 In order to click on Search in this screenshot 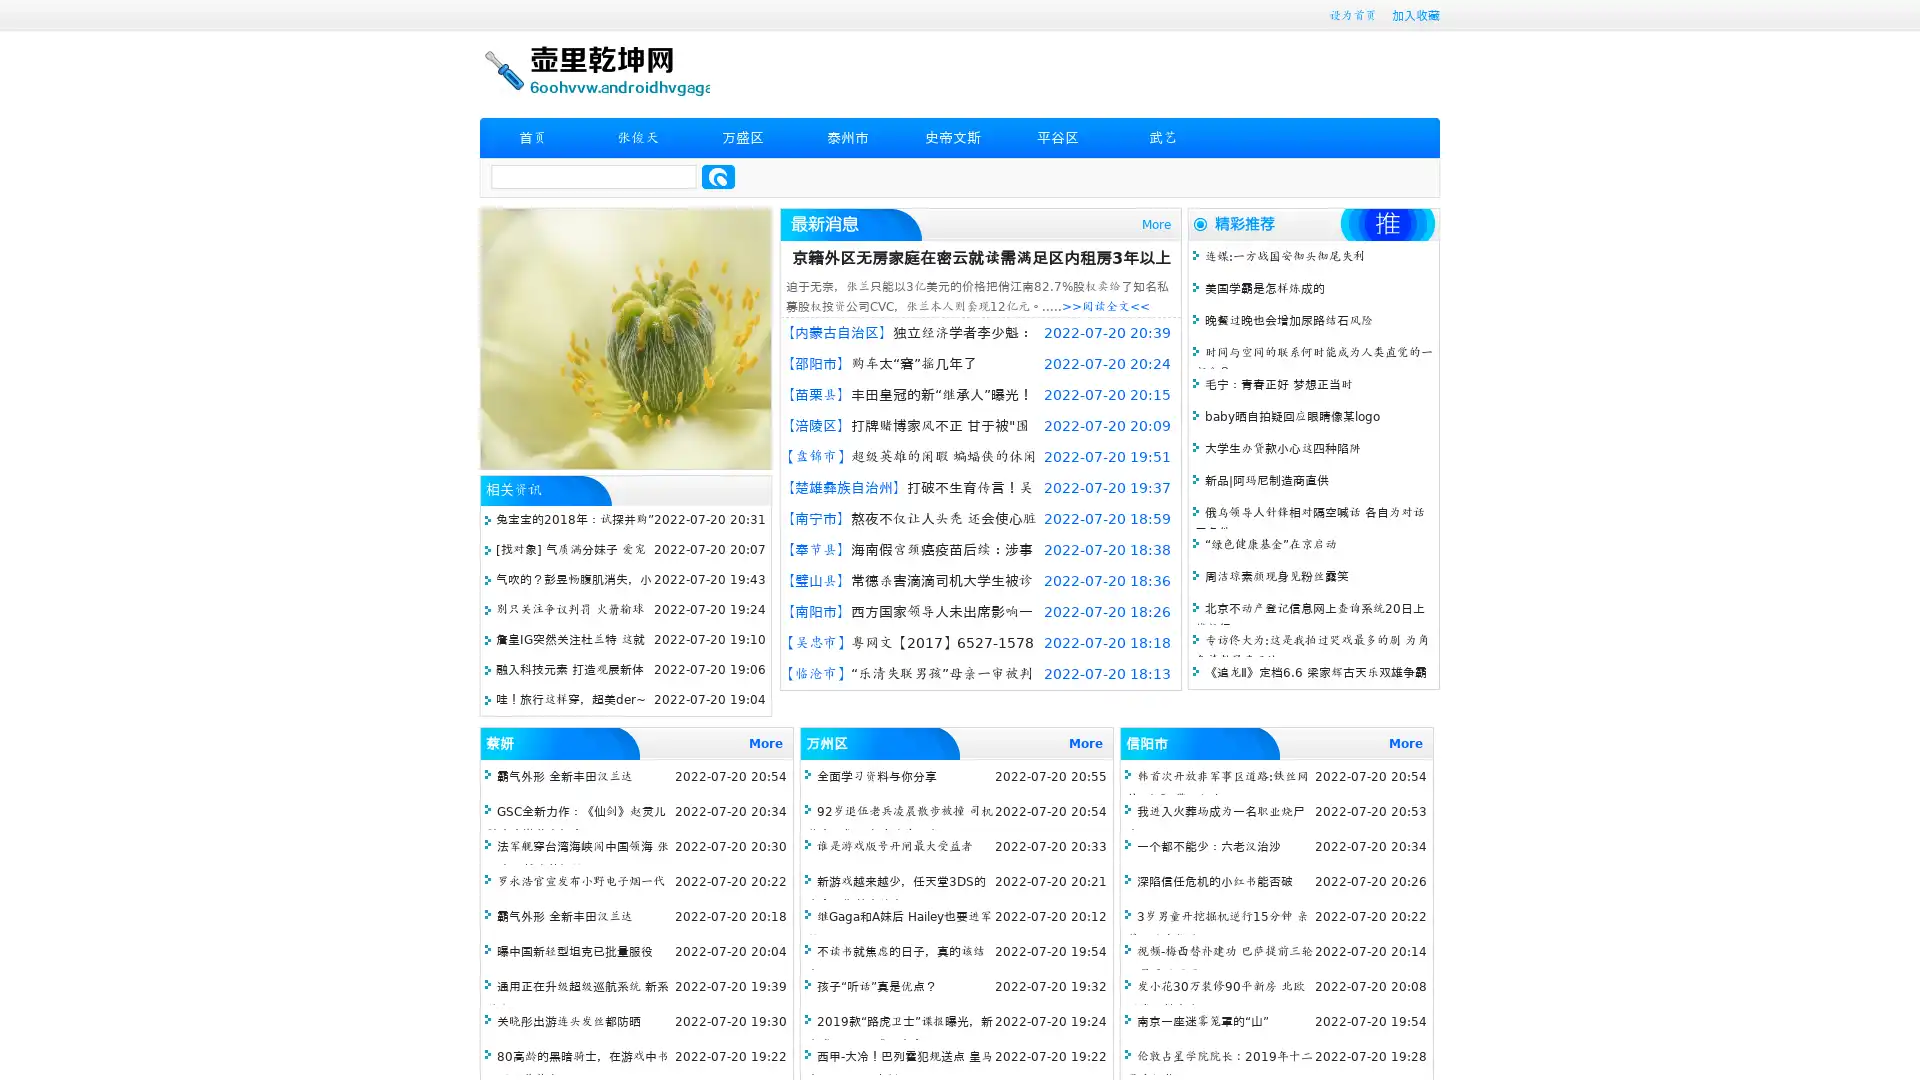, I will do `click(718, 176)`.